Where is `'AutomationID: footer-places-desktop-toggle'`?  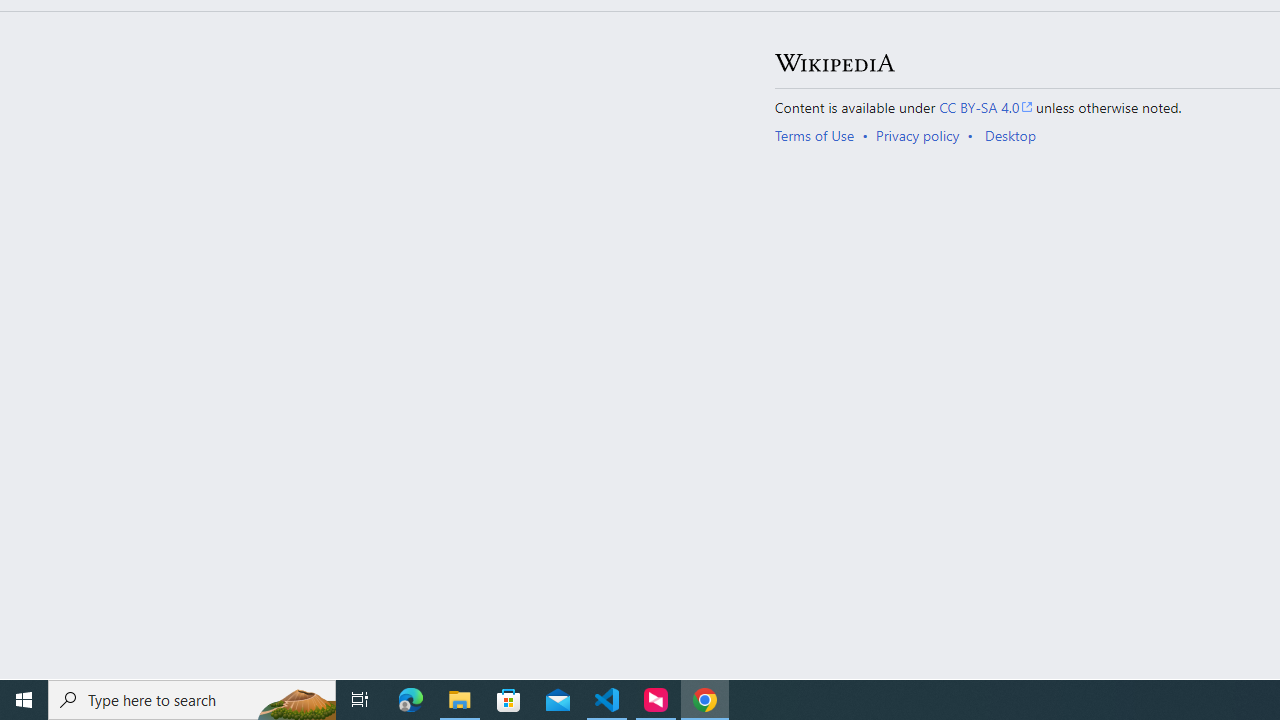
'AutomationID: footer-places-desktop-toggle' is located at coordinates (1014, 135).